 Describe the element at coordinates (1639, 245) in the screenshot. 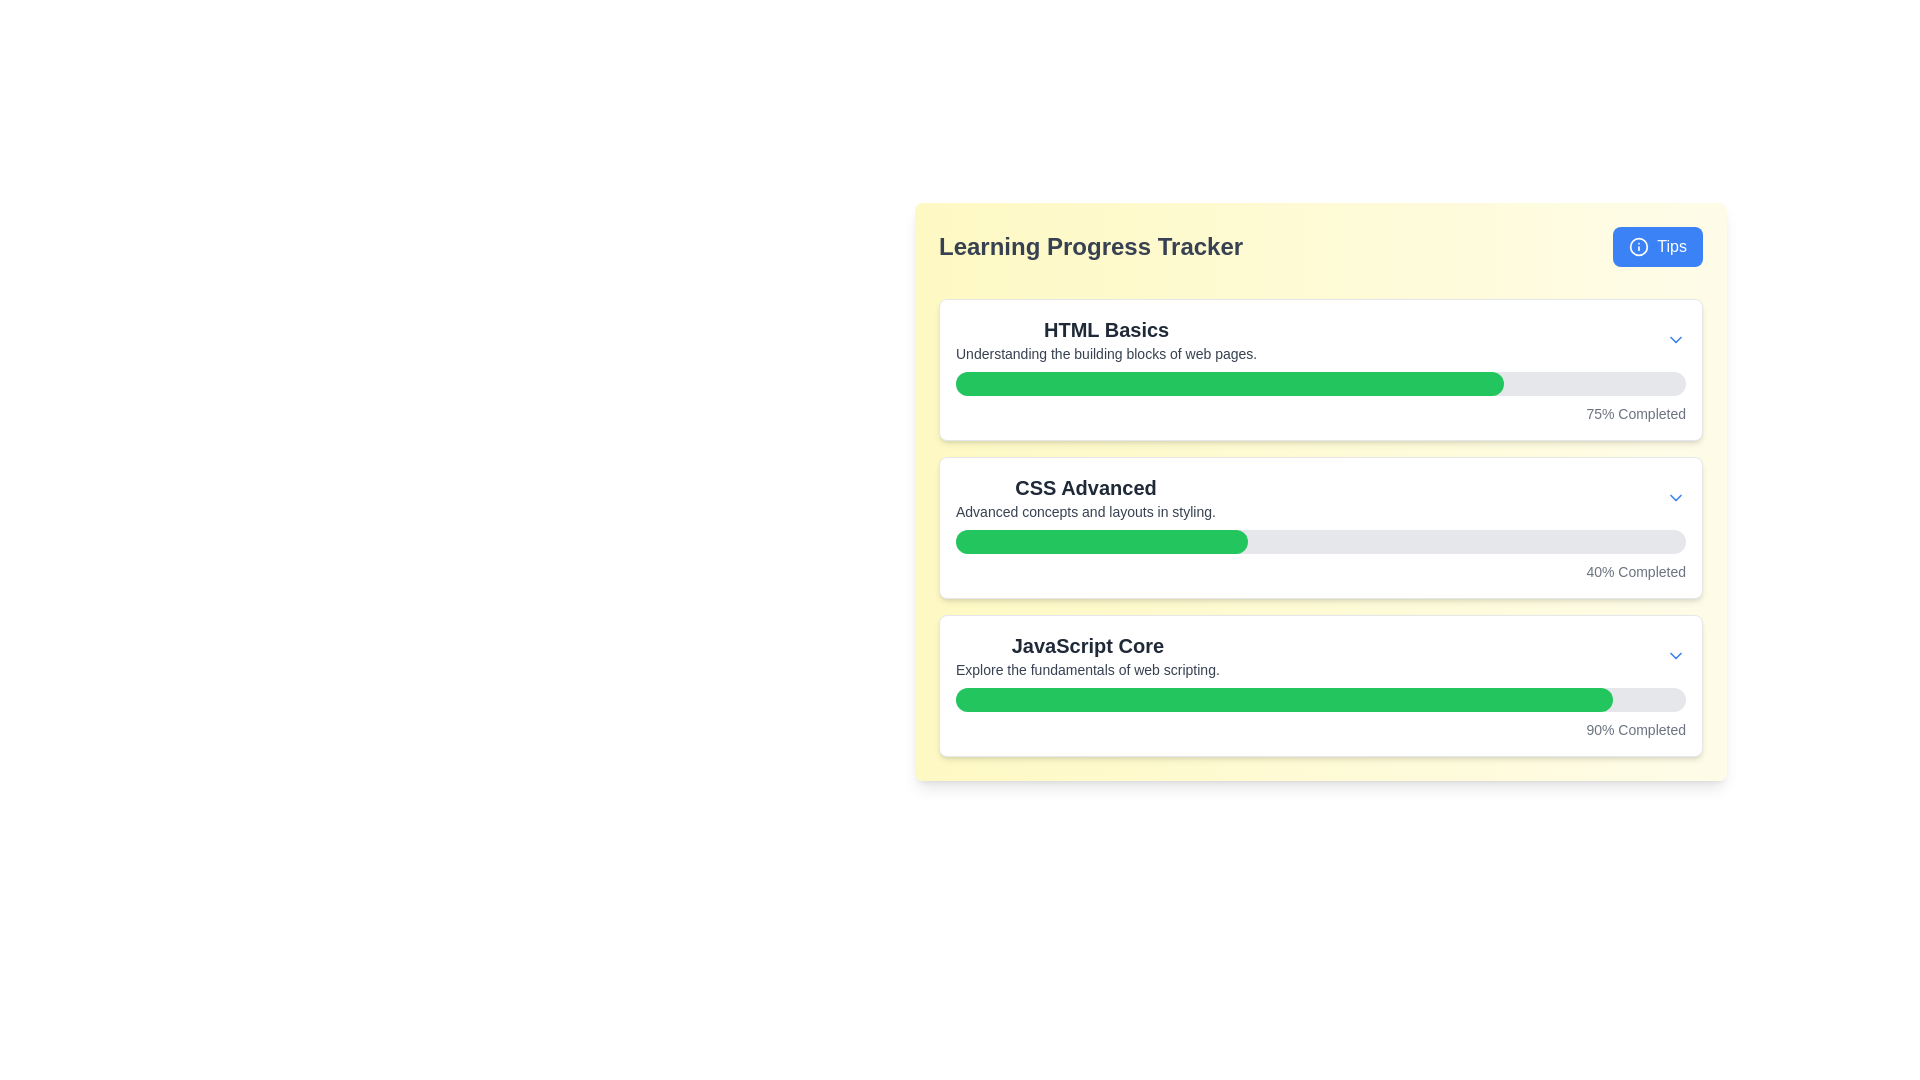

I see `the SVG graphical icon inside the 'Tips' button located at the upper-right corner of the 'Learning Progress Tracker' card` at that location.